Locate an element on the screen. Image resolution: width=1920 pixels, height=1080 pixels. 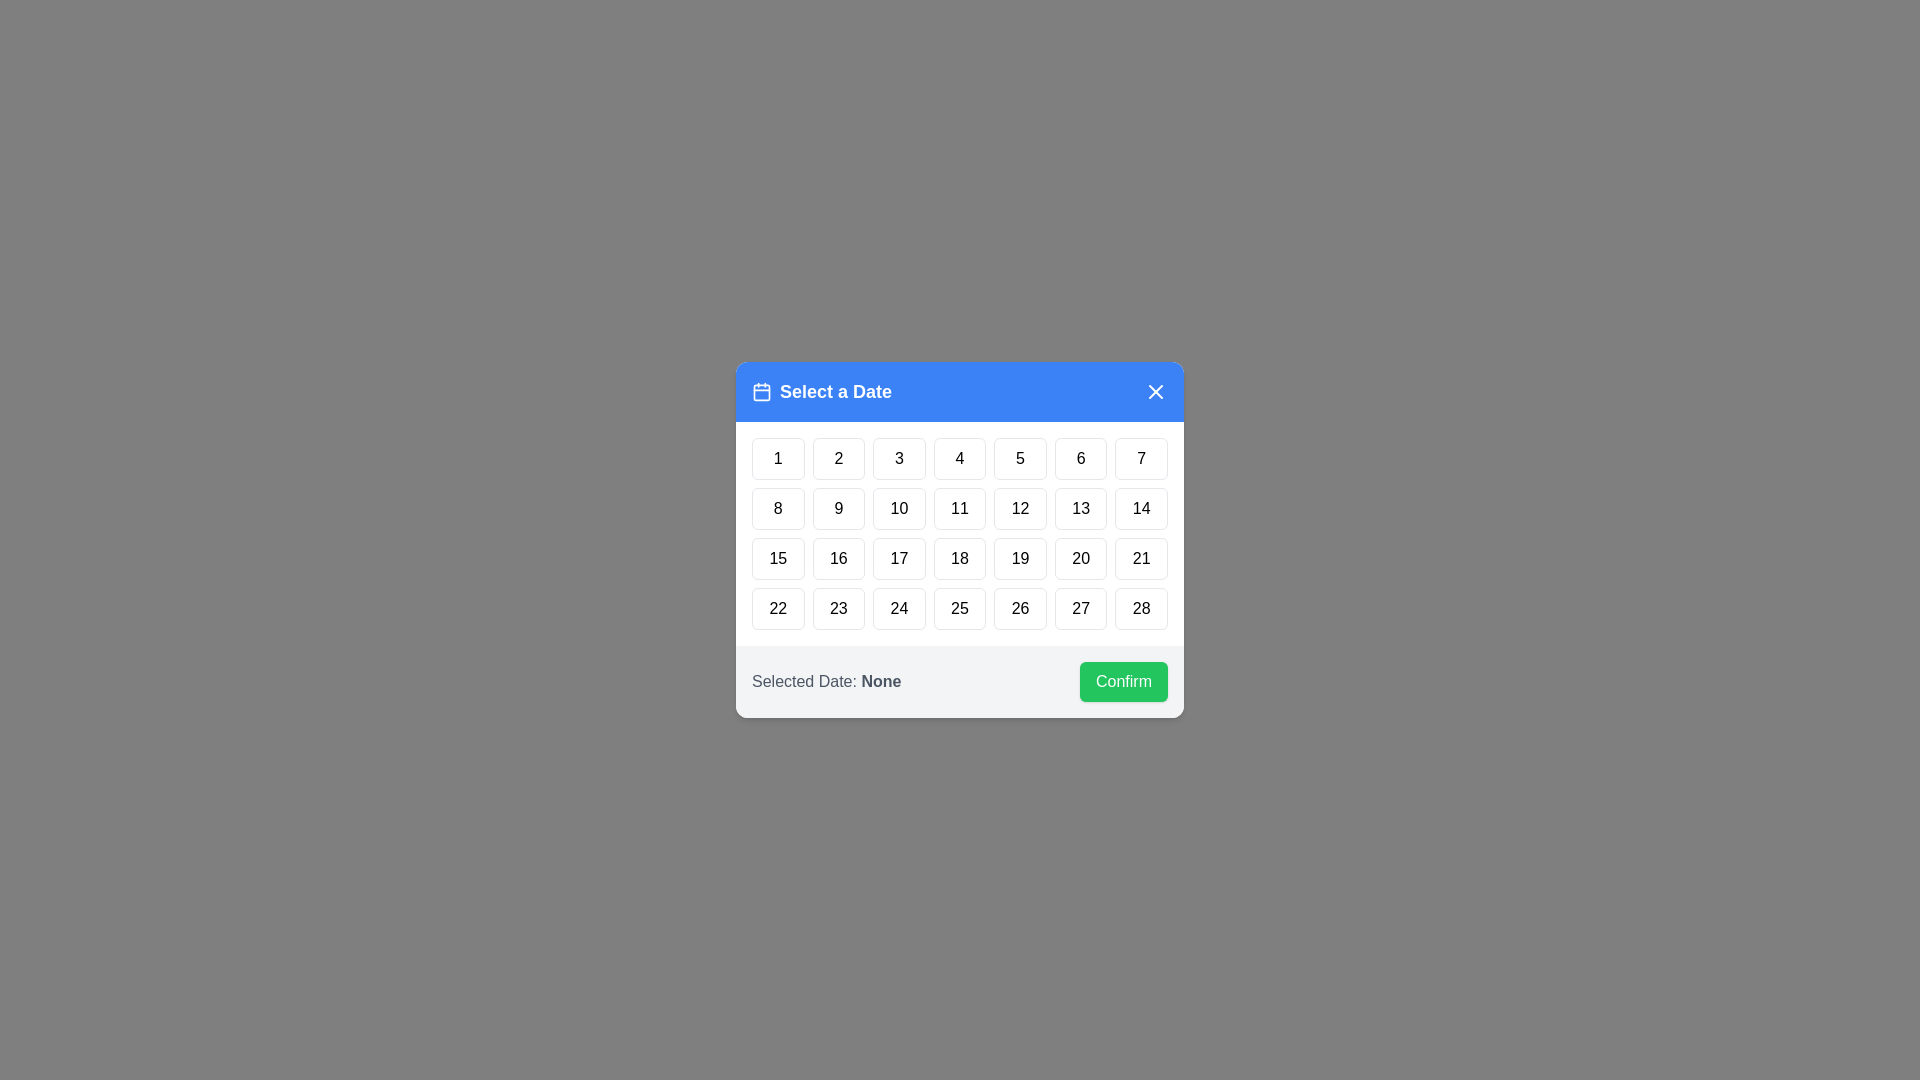
the day button labeled 25 to highlight it is located at coordinates (960, 608).